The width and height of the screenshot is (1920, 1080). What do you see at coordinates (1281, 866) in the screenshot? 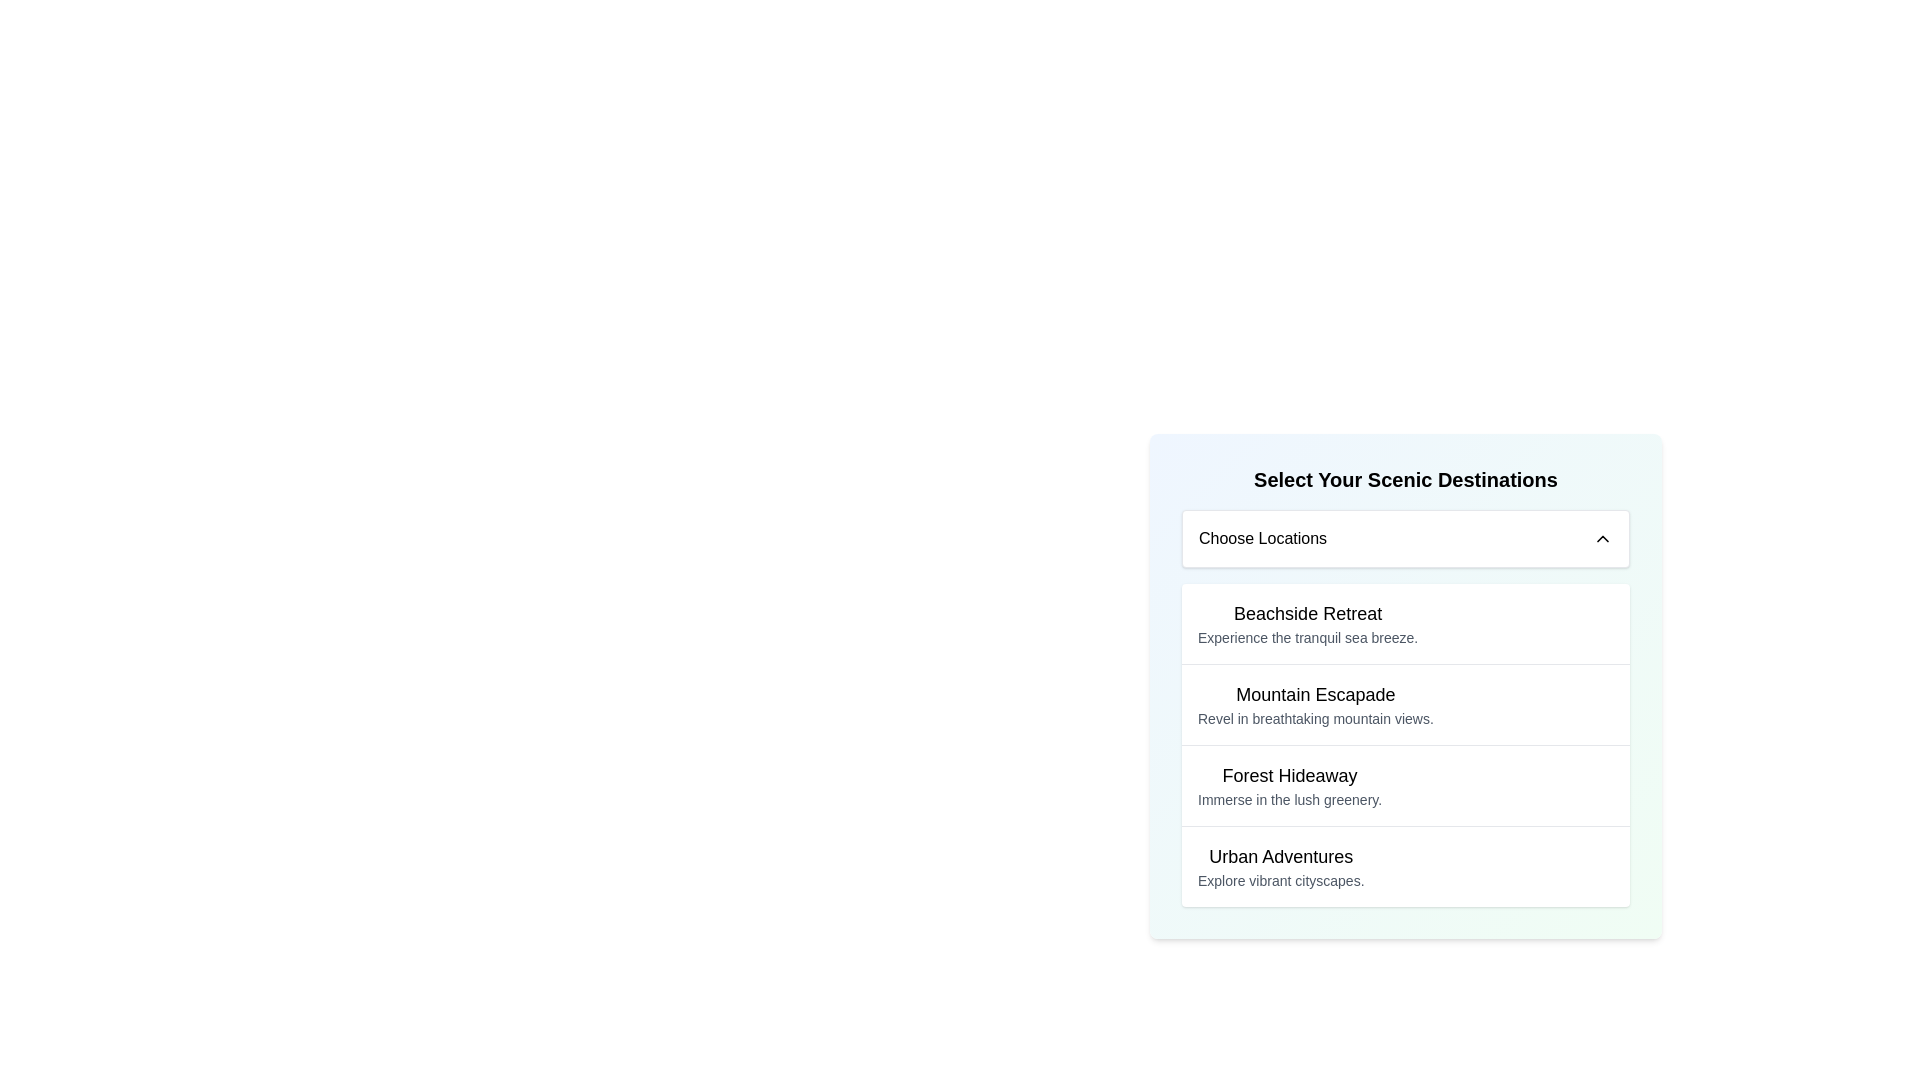
I see `the 'Urban Adventures' text block located at the bottom of the dropdown panel titled 'Select Your Scenic Destinations'` at bounding box center [1281, 866].